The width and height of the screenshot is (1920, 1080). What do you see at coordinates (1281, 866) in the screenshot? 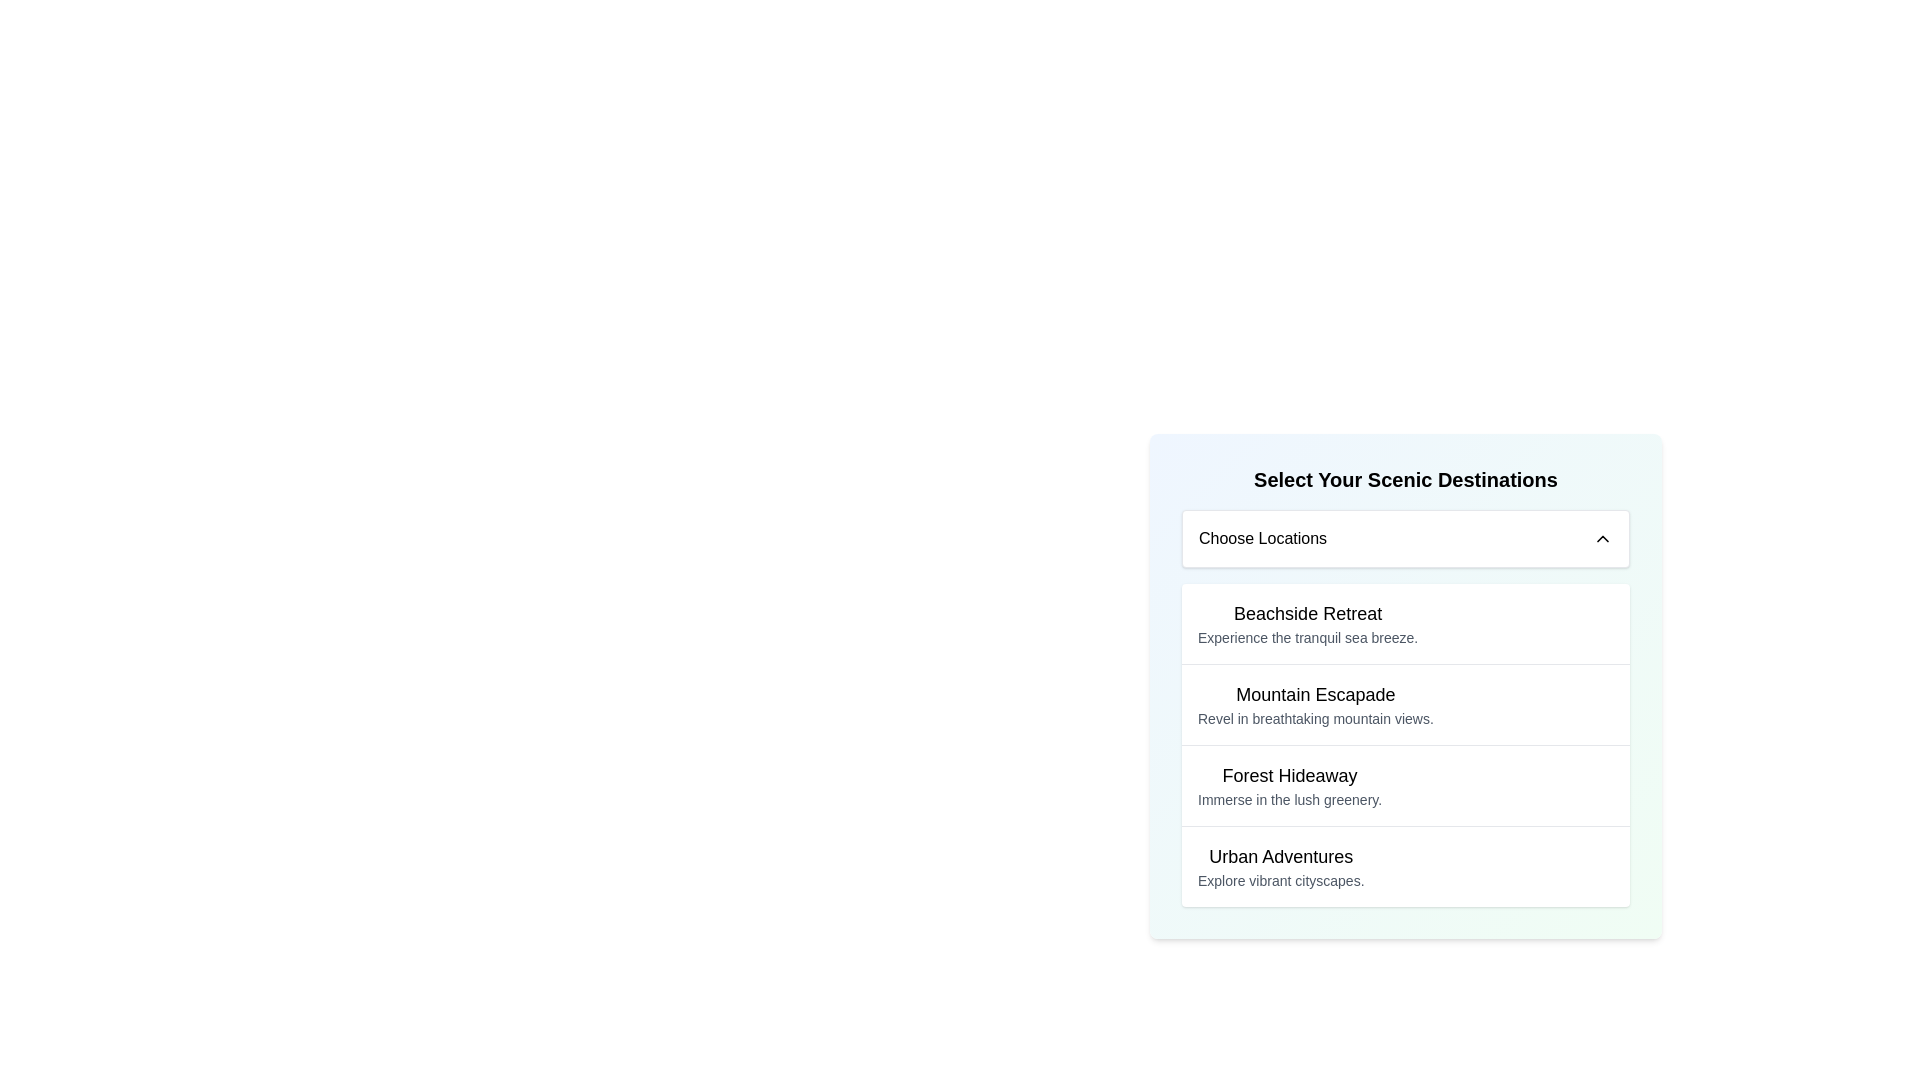
I see `the 'Urban Adventures' text block located at the bottom of the dropdown panel titled 'Select Your Scenic Destinations'` at bounding box center [1281, 866].